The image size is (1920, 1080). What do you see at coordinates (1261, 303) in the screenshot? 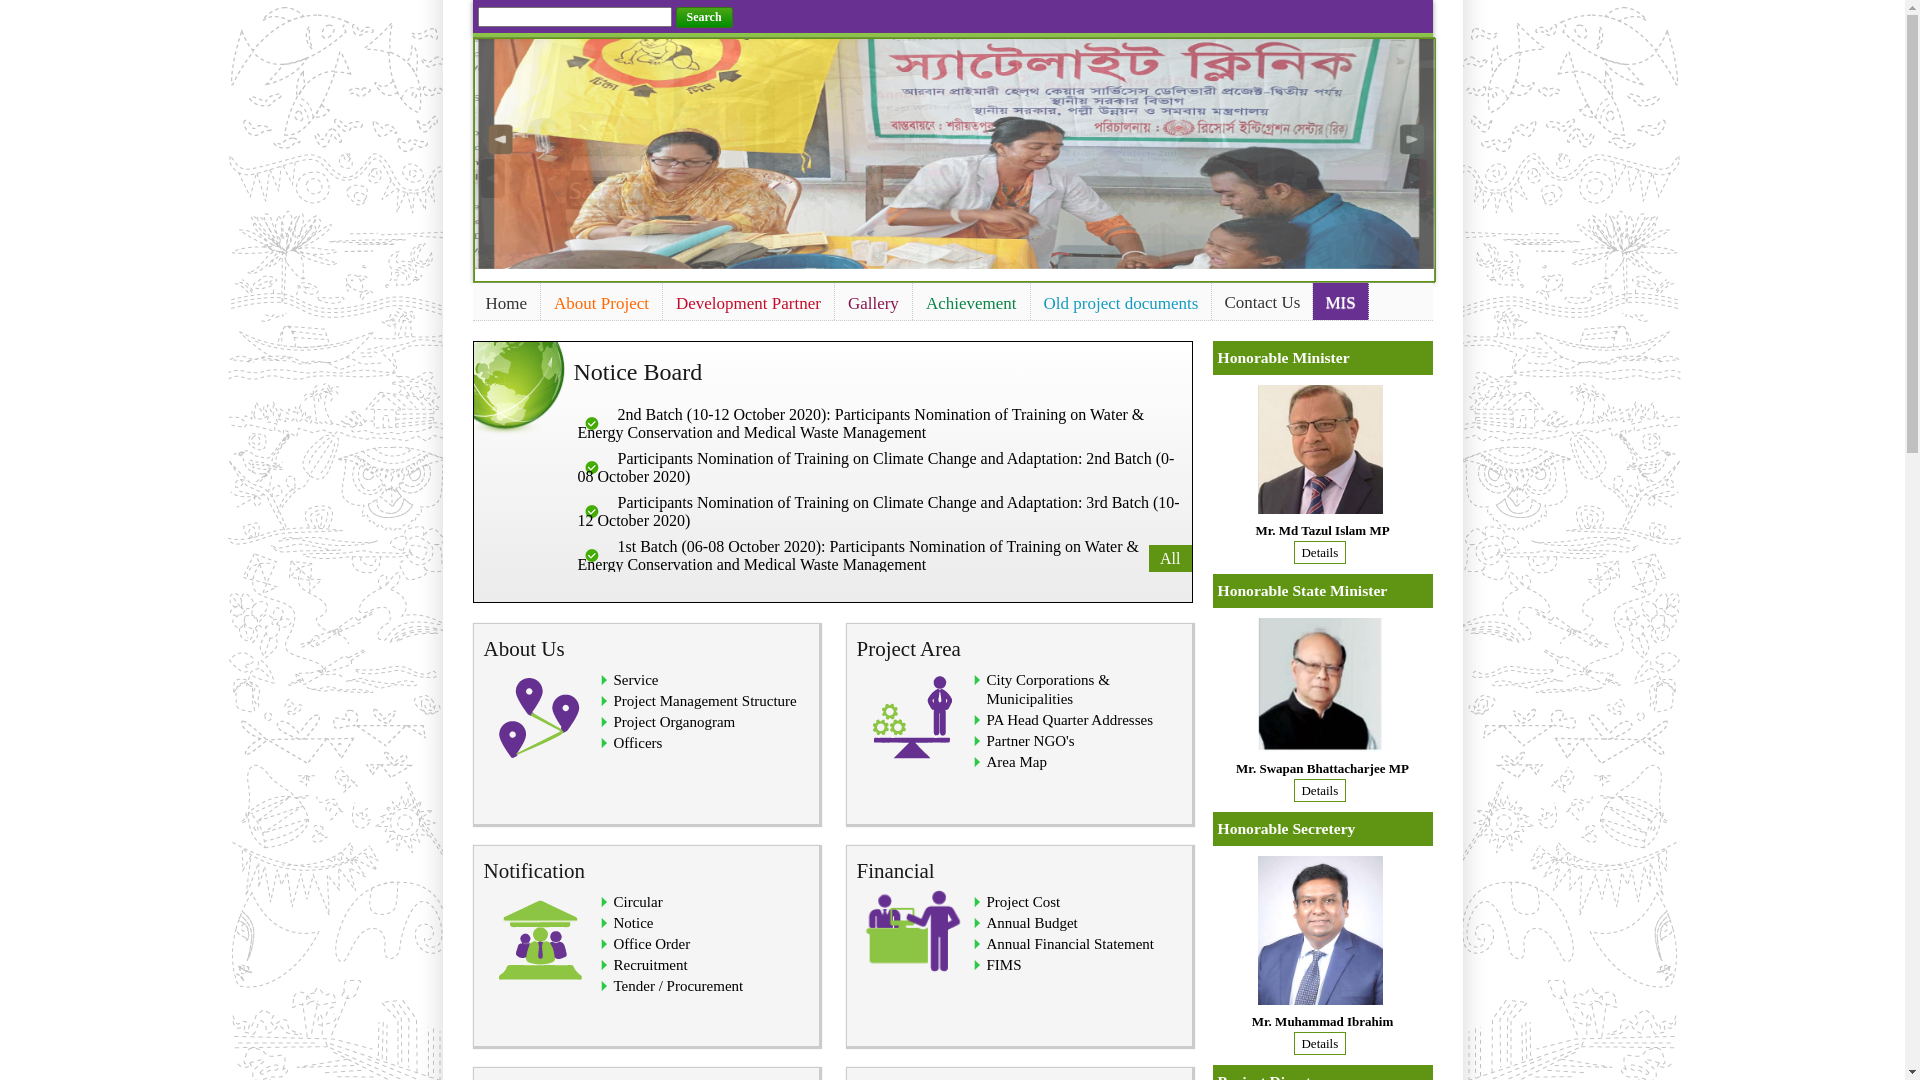
I see `'Contact Us'` at bounding box center [1261, 303].